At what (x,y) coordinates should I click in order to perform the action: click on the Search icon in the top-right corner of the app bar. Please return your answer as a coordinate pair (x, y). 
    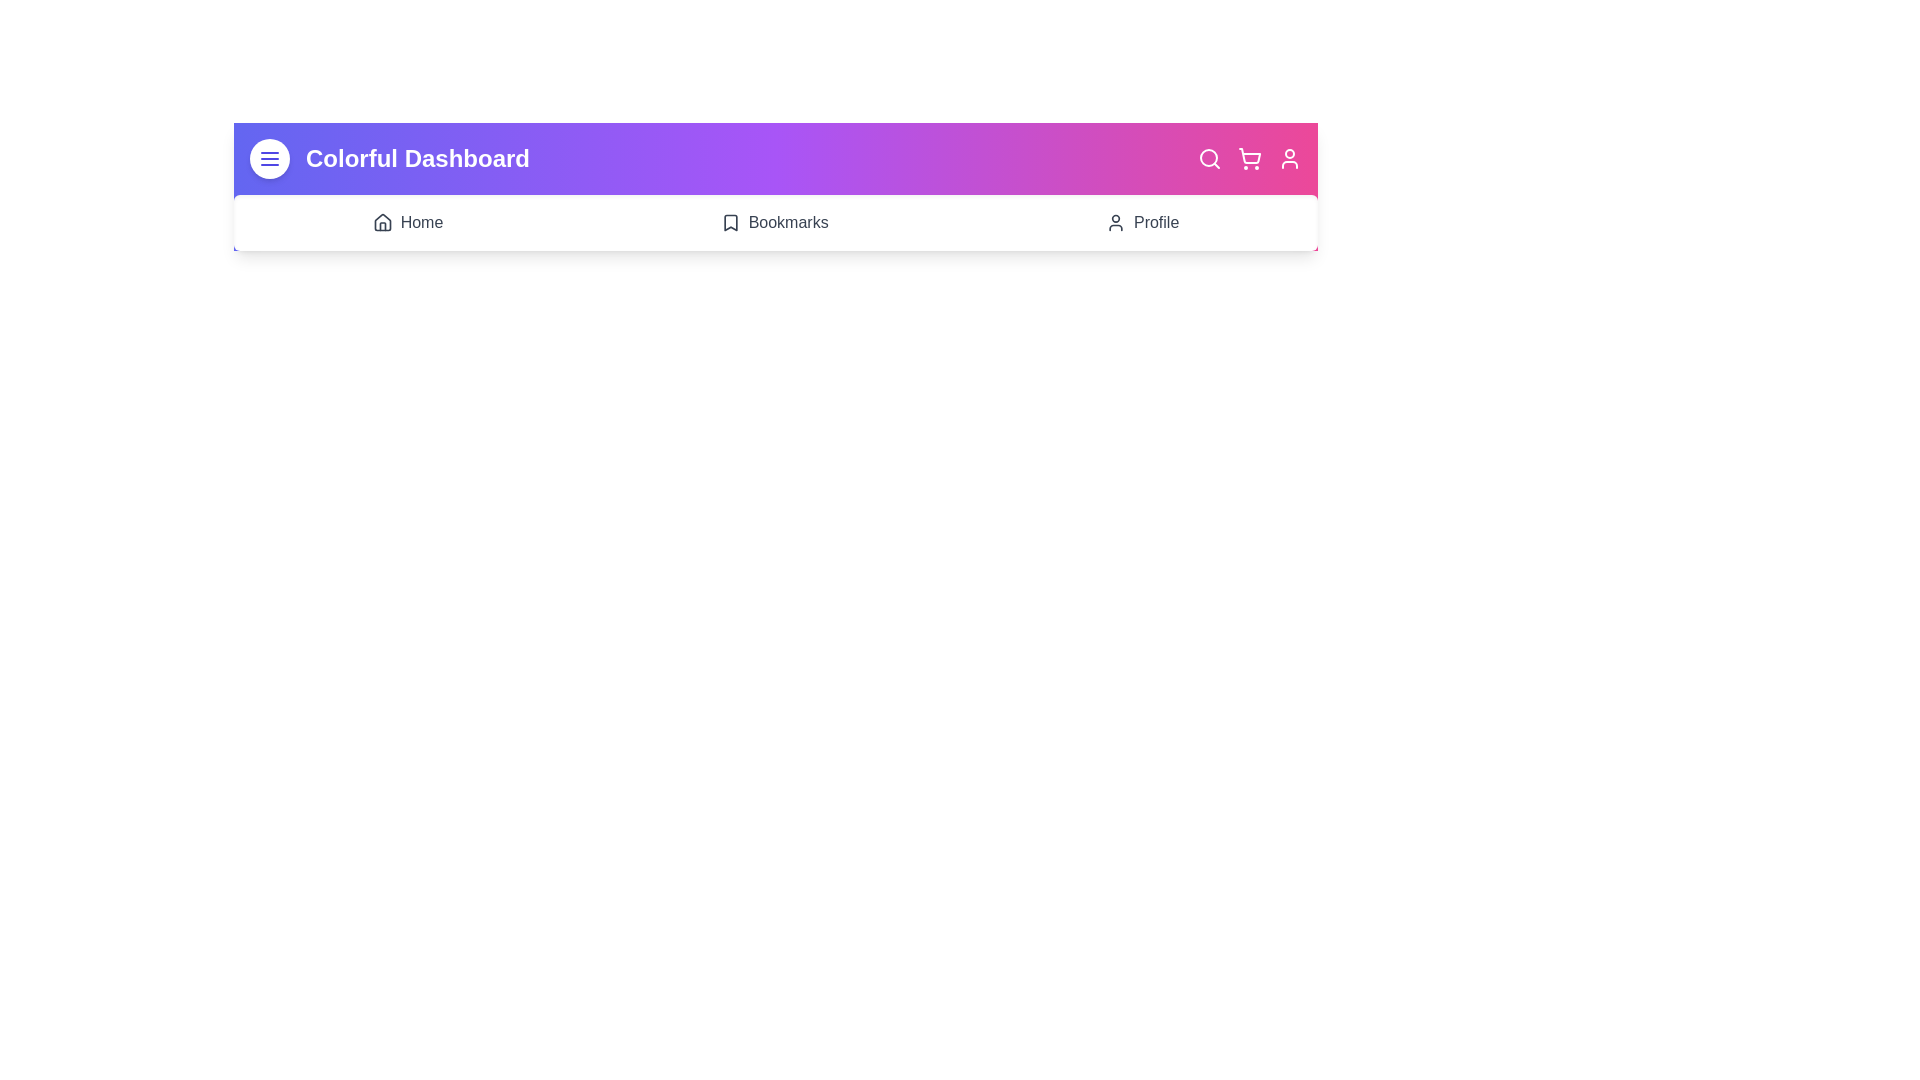
    Looking at the image, I should click on (1208, 157).